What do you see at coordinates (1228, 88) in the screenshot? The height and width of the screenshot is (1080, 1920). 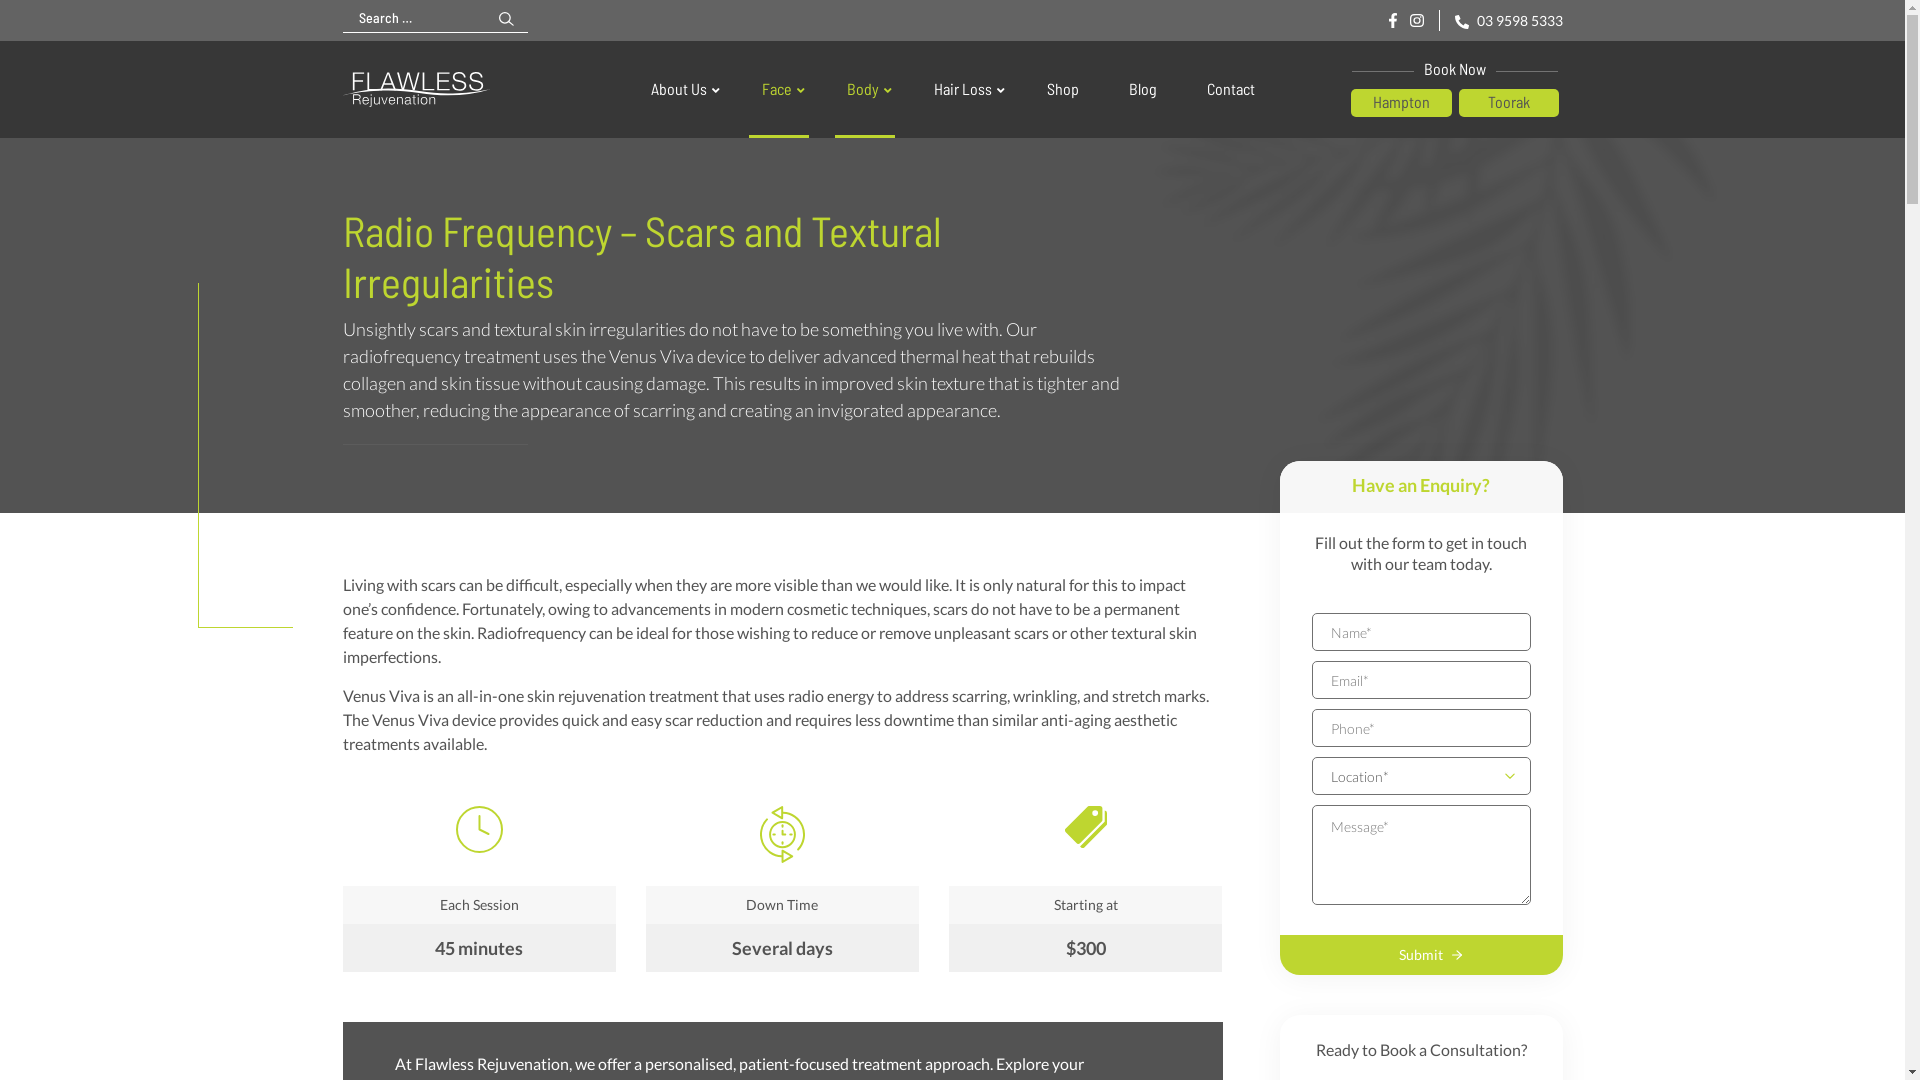 I see `'Contact'` at bounding box center [1228, 88].